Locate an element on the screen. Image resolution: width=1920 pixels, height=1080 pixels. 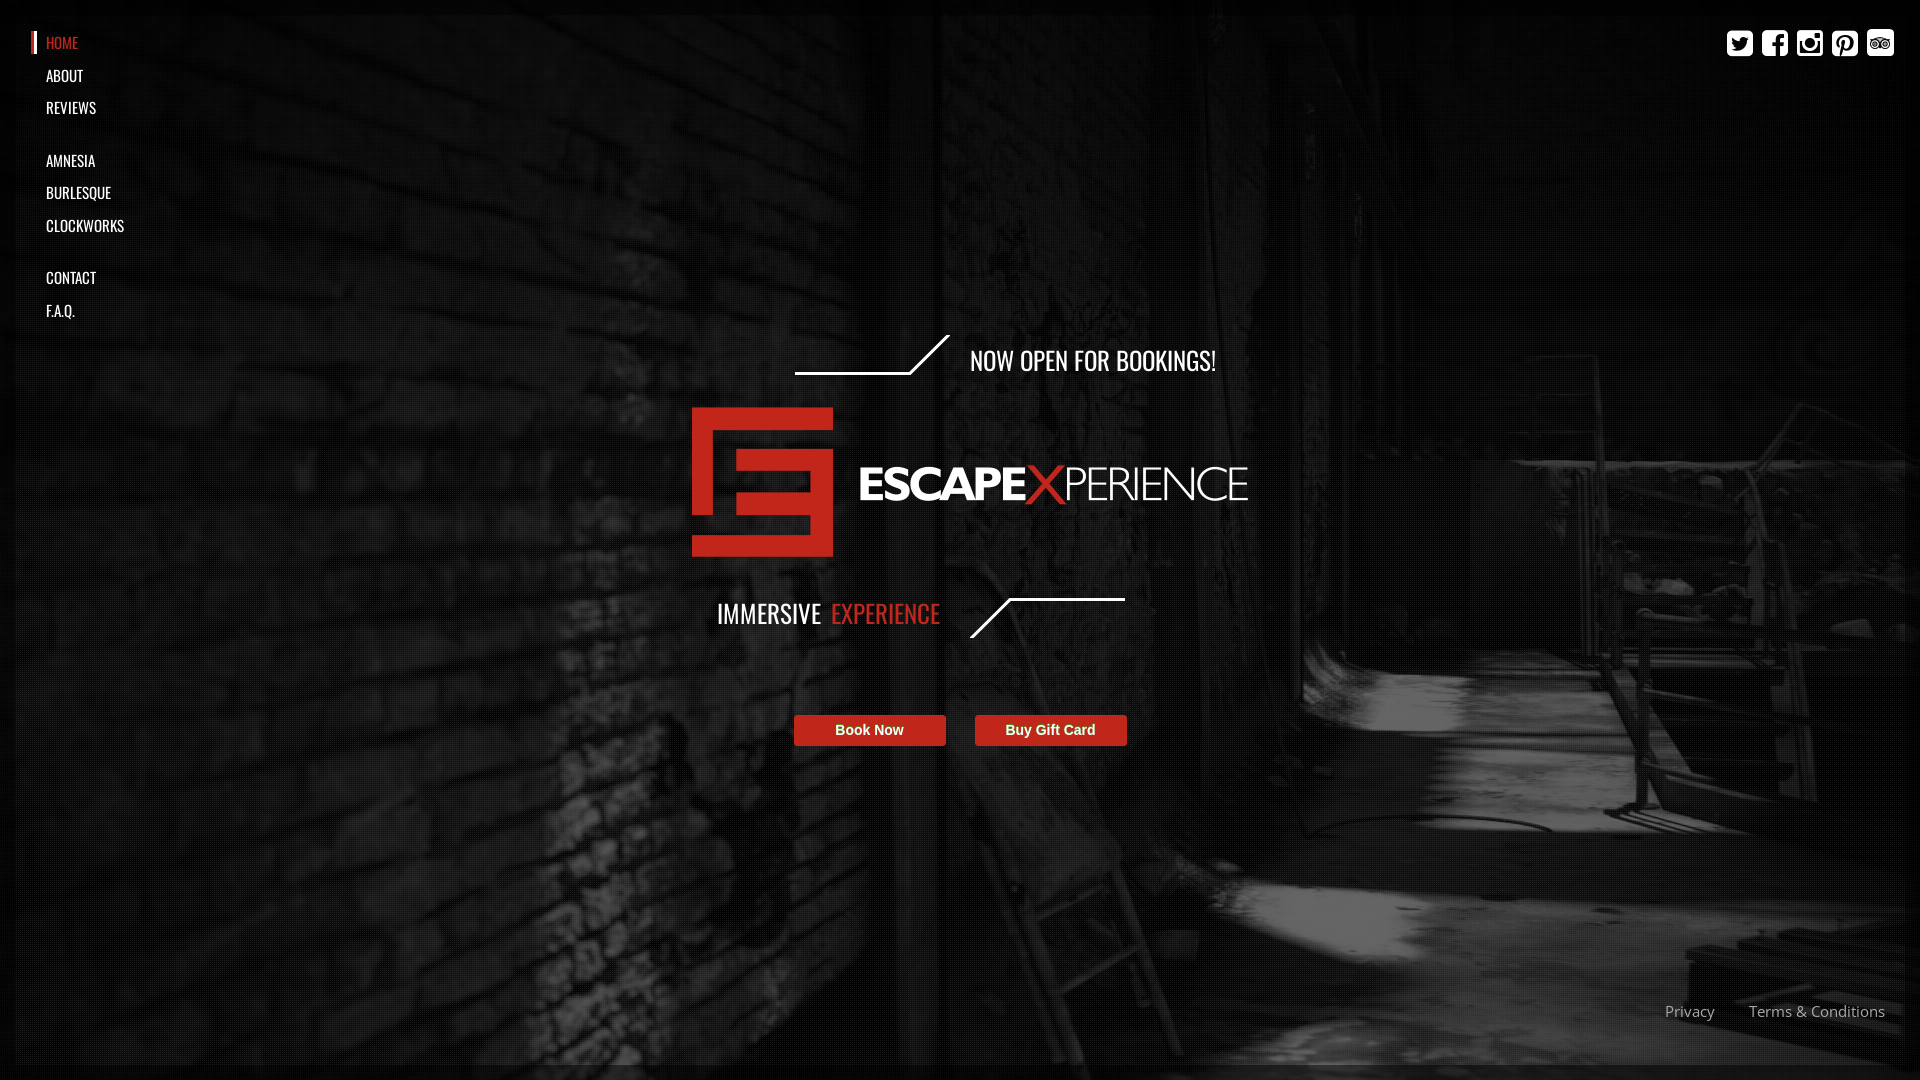
'F.A.Q.' is located at coordinates (127, 309).